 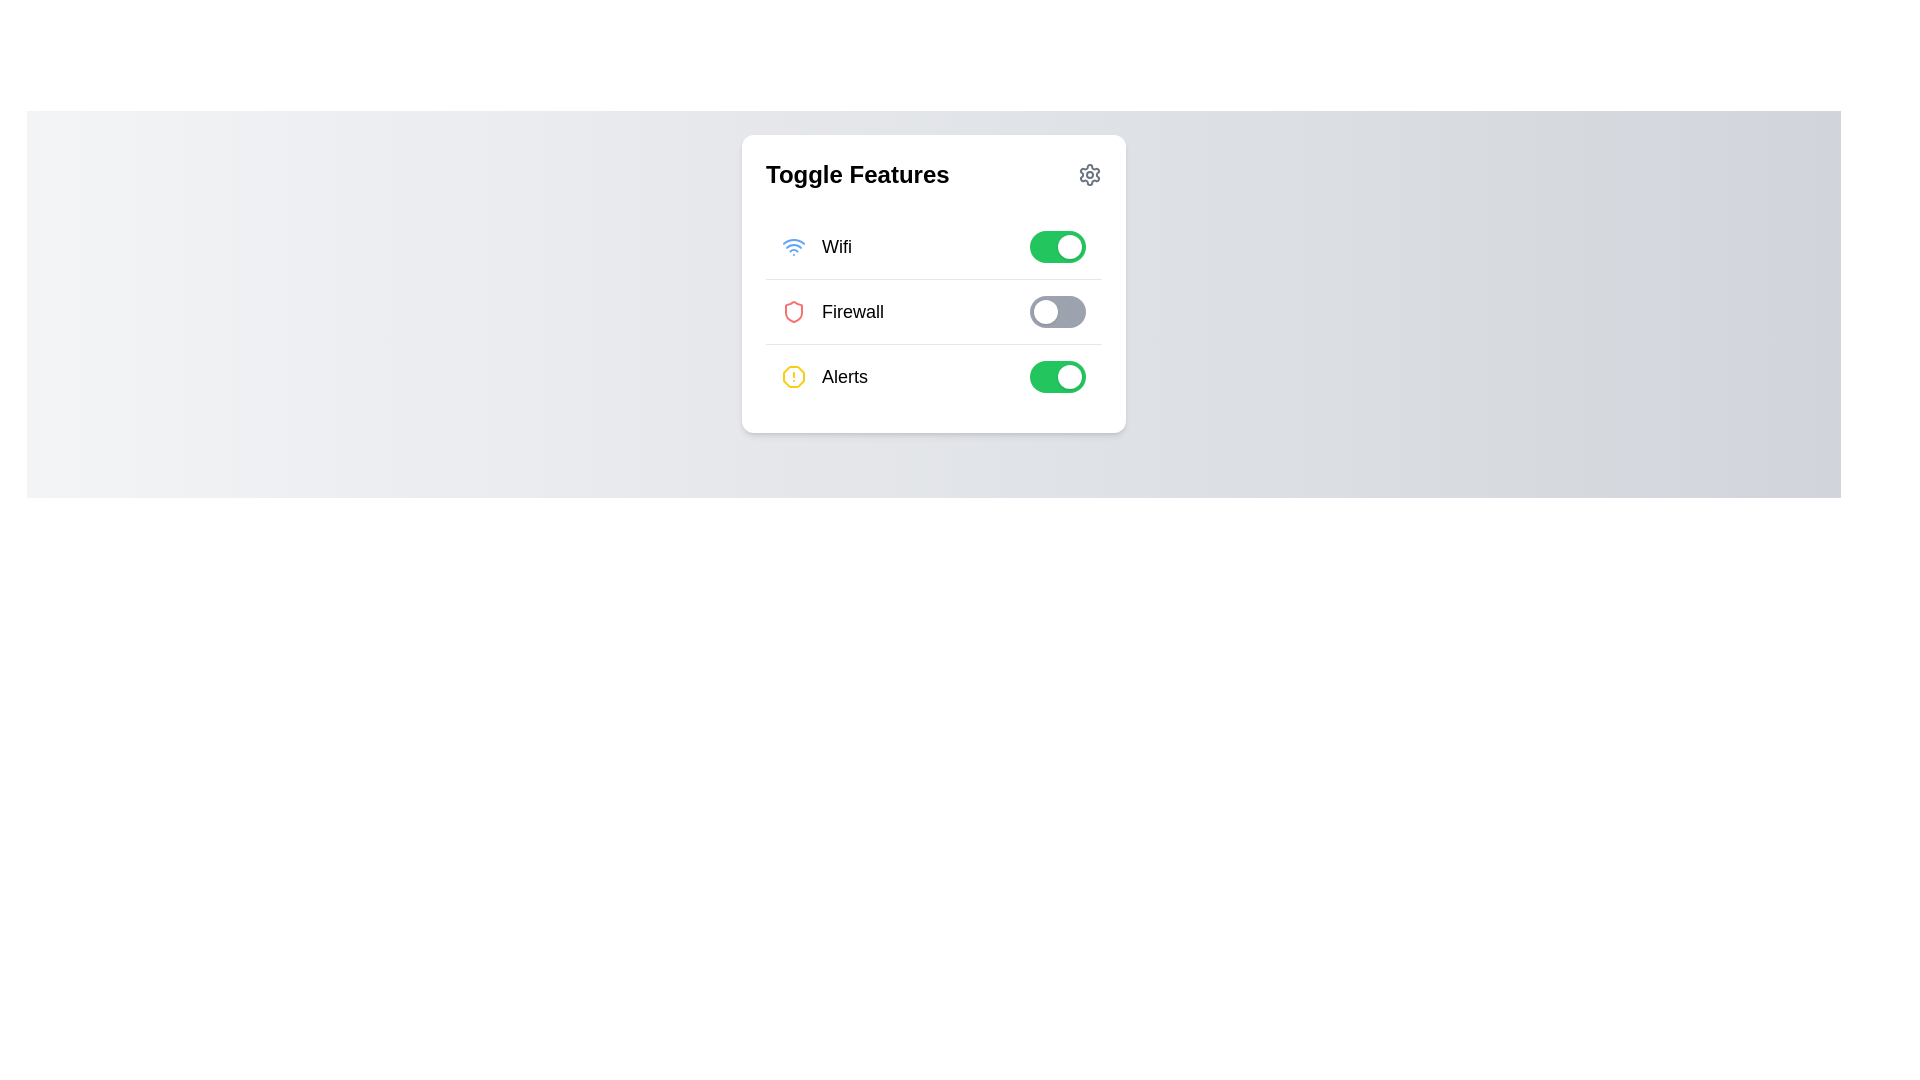 I want to click on the text label displaying 'Firewall', which is the second label in a vertically-arranged list of features in the feature configuration UI, located next to a red shield icon and followed by 'Alerts', so click(x=853, y=312).